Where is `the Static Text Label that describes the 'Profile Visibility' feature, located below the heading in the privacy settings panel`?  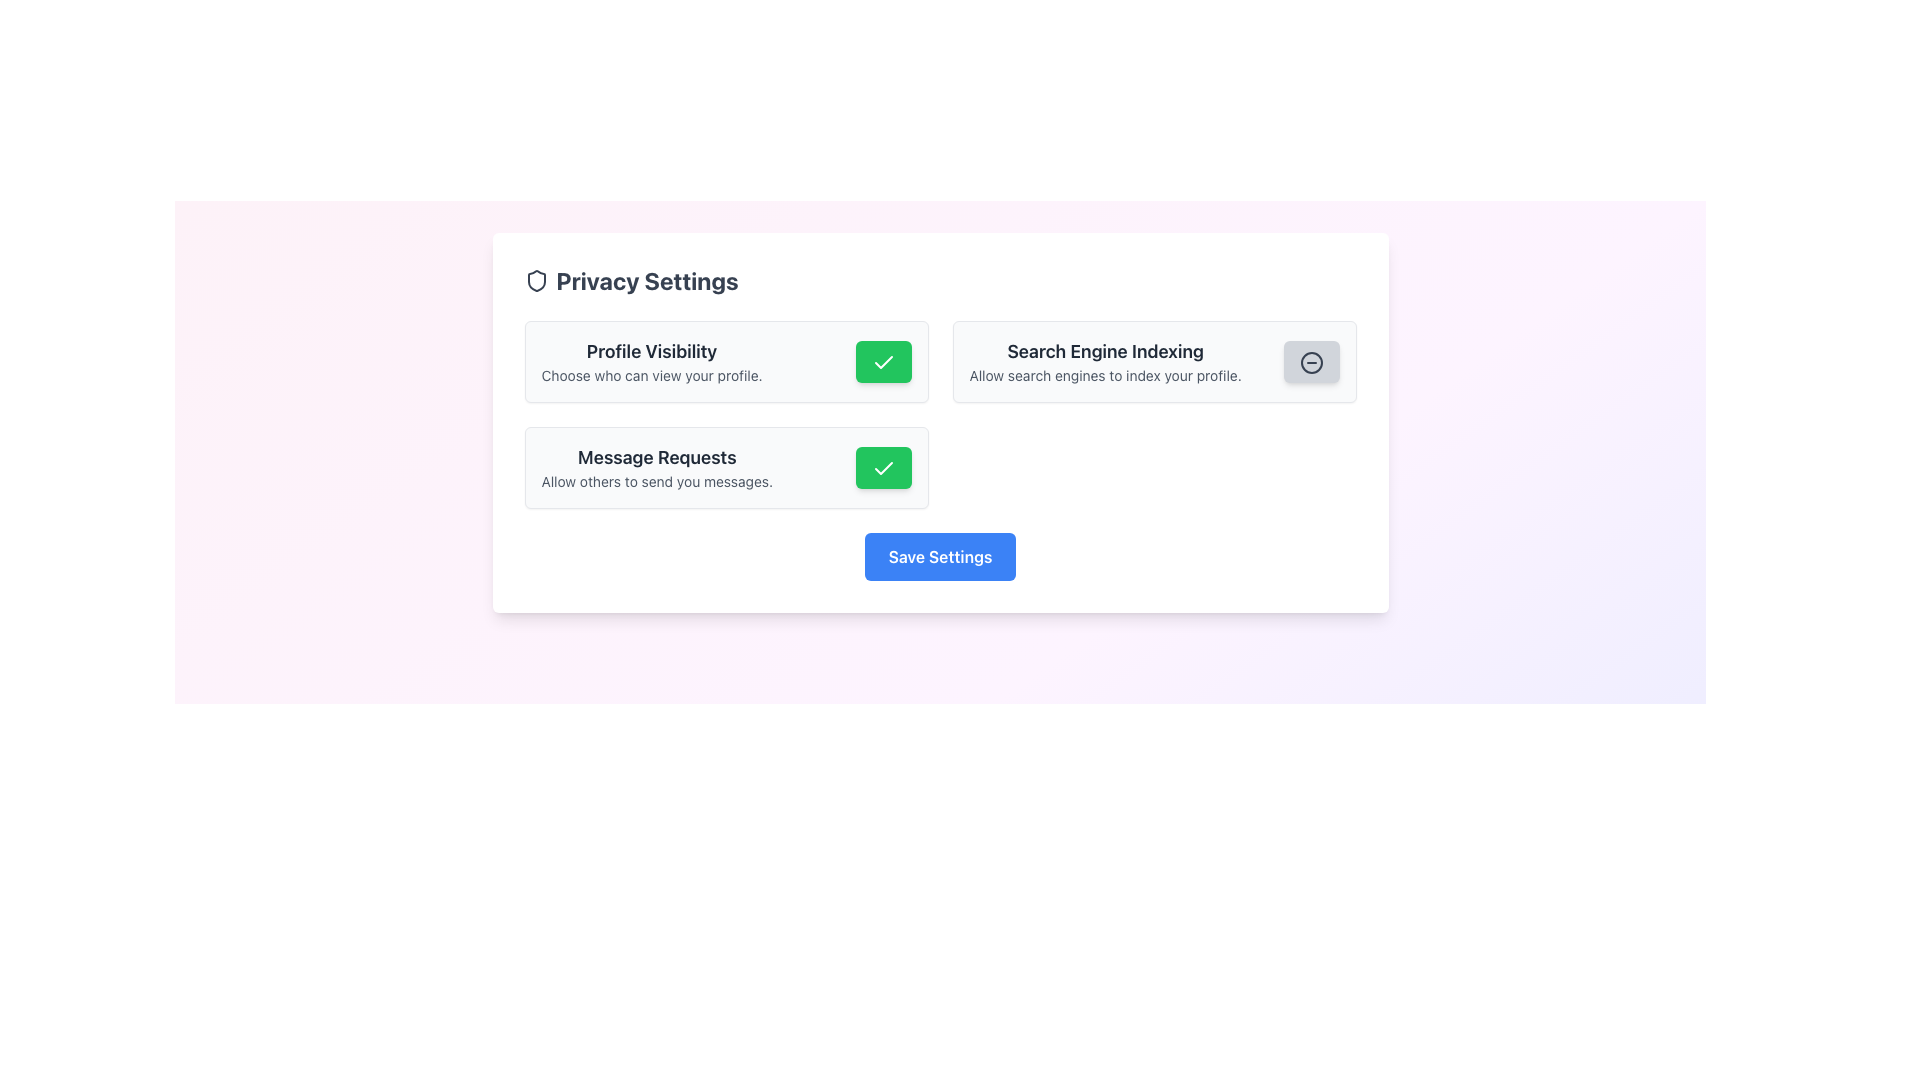
the Static Text Label that describes the 'Profile Visibility' feature, located below the heading in the privacy settings panel is located at coordinates (652, 375).